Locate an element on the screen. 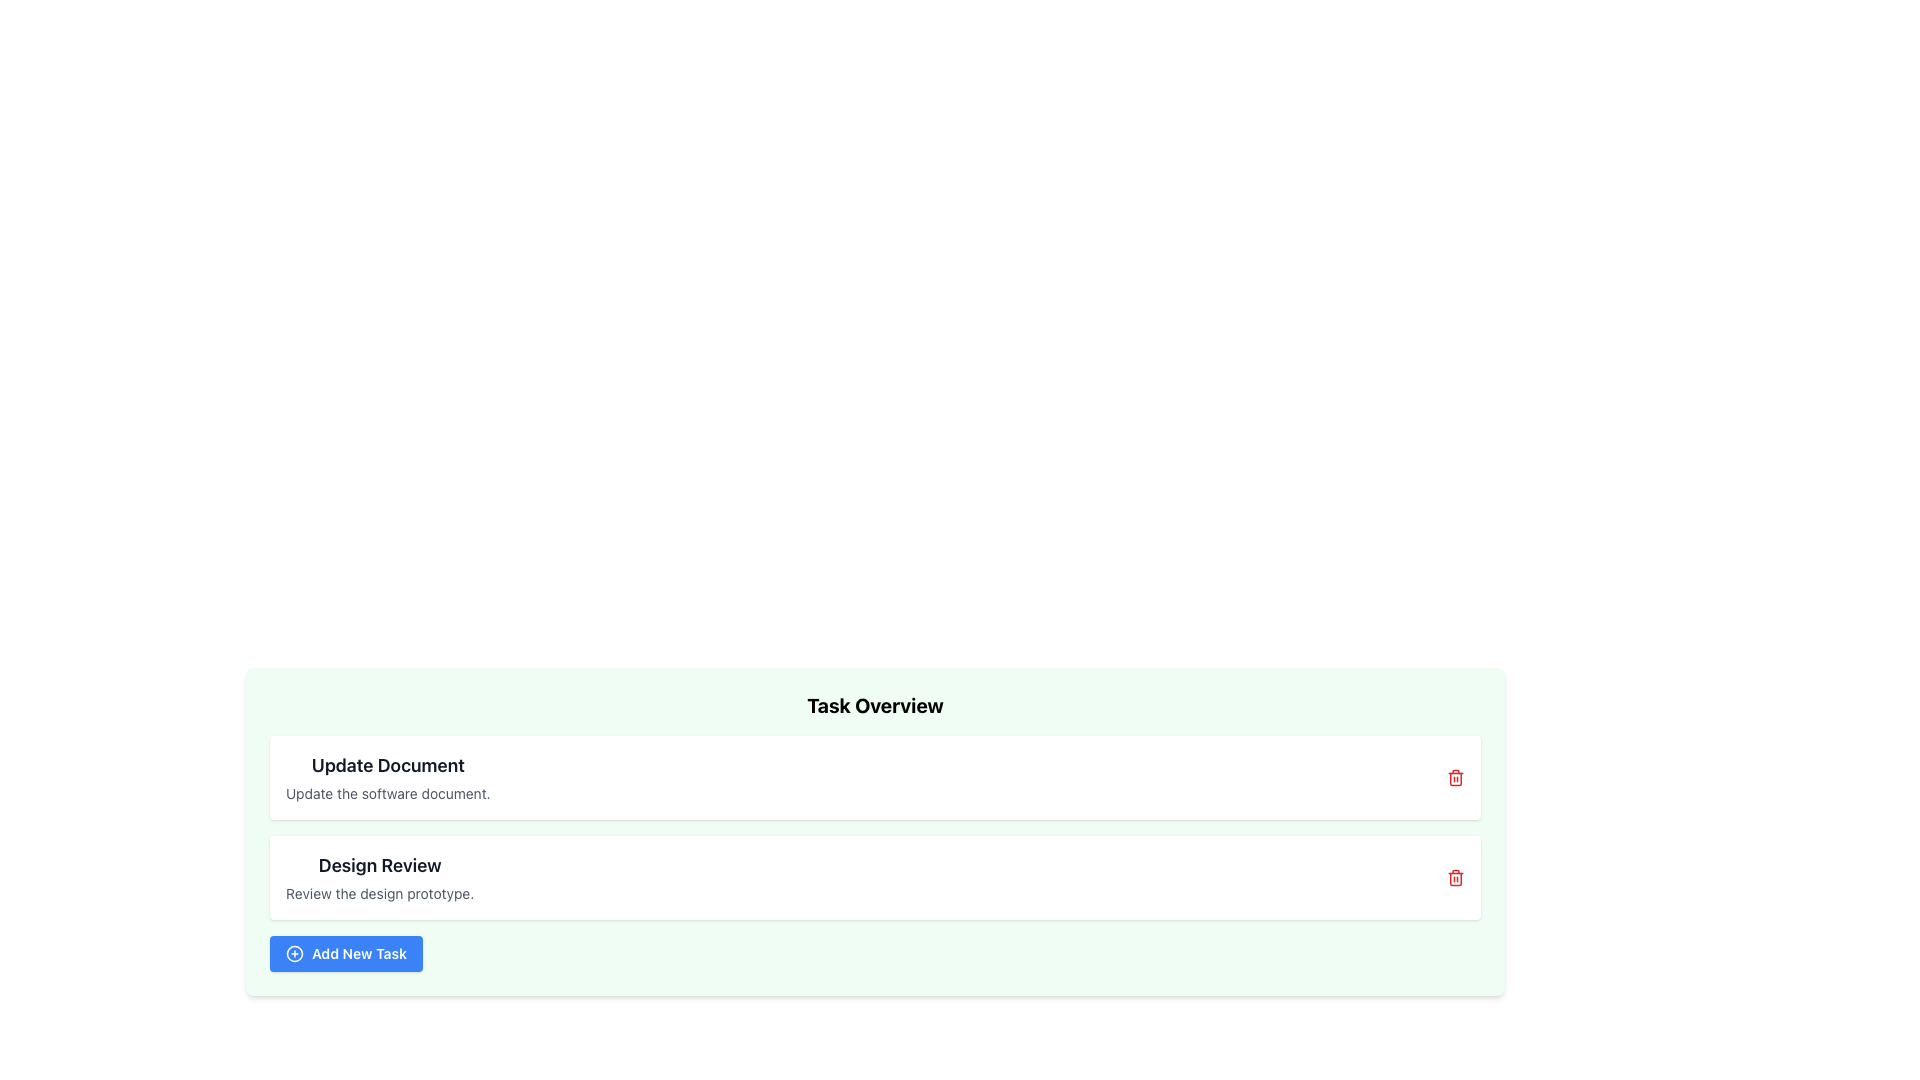 This screenshot has width=1920, height=1080. the 'Add New Task' button by clicking on its center, which is located at the bottom-left corner of the task overview section is located at coordinates (293, 952).